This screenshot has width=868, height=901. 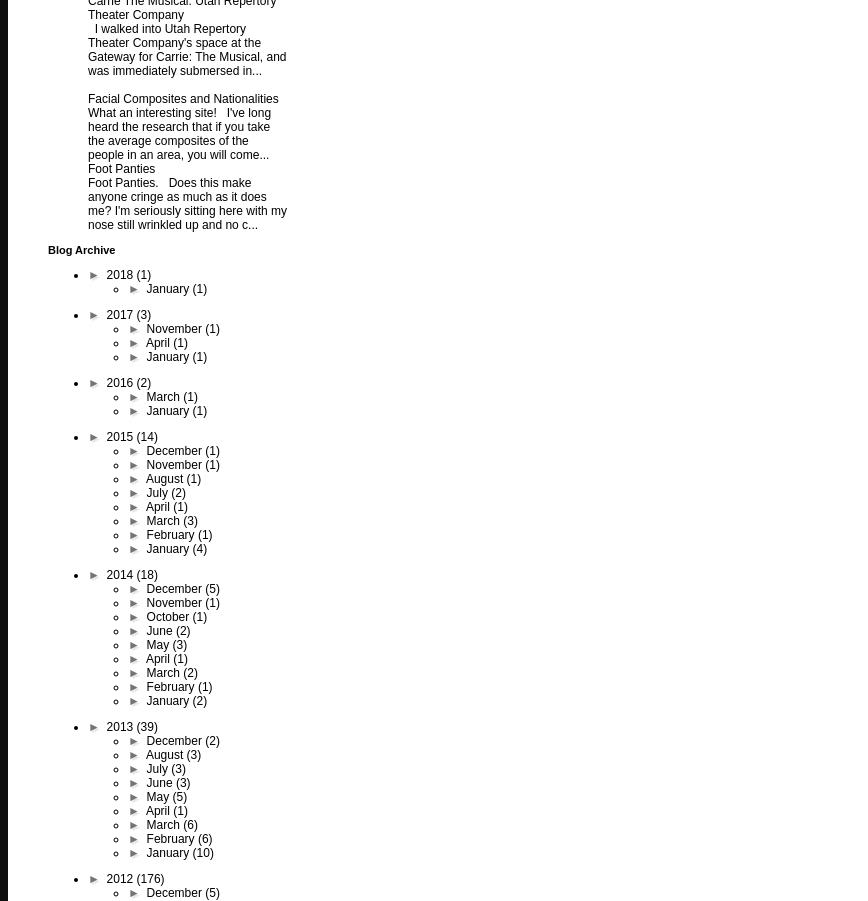 What do you see at coordinates (179, 133) in the screenshot?
I see `'What an interesting site!   I've long heard the research that if you take the average composites of the people in an area, you will come...'` at bounding box center [179, 133].